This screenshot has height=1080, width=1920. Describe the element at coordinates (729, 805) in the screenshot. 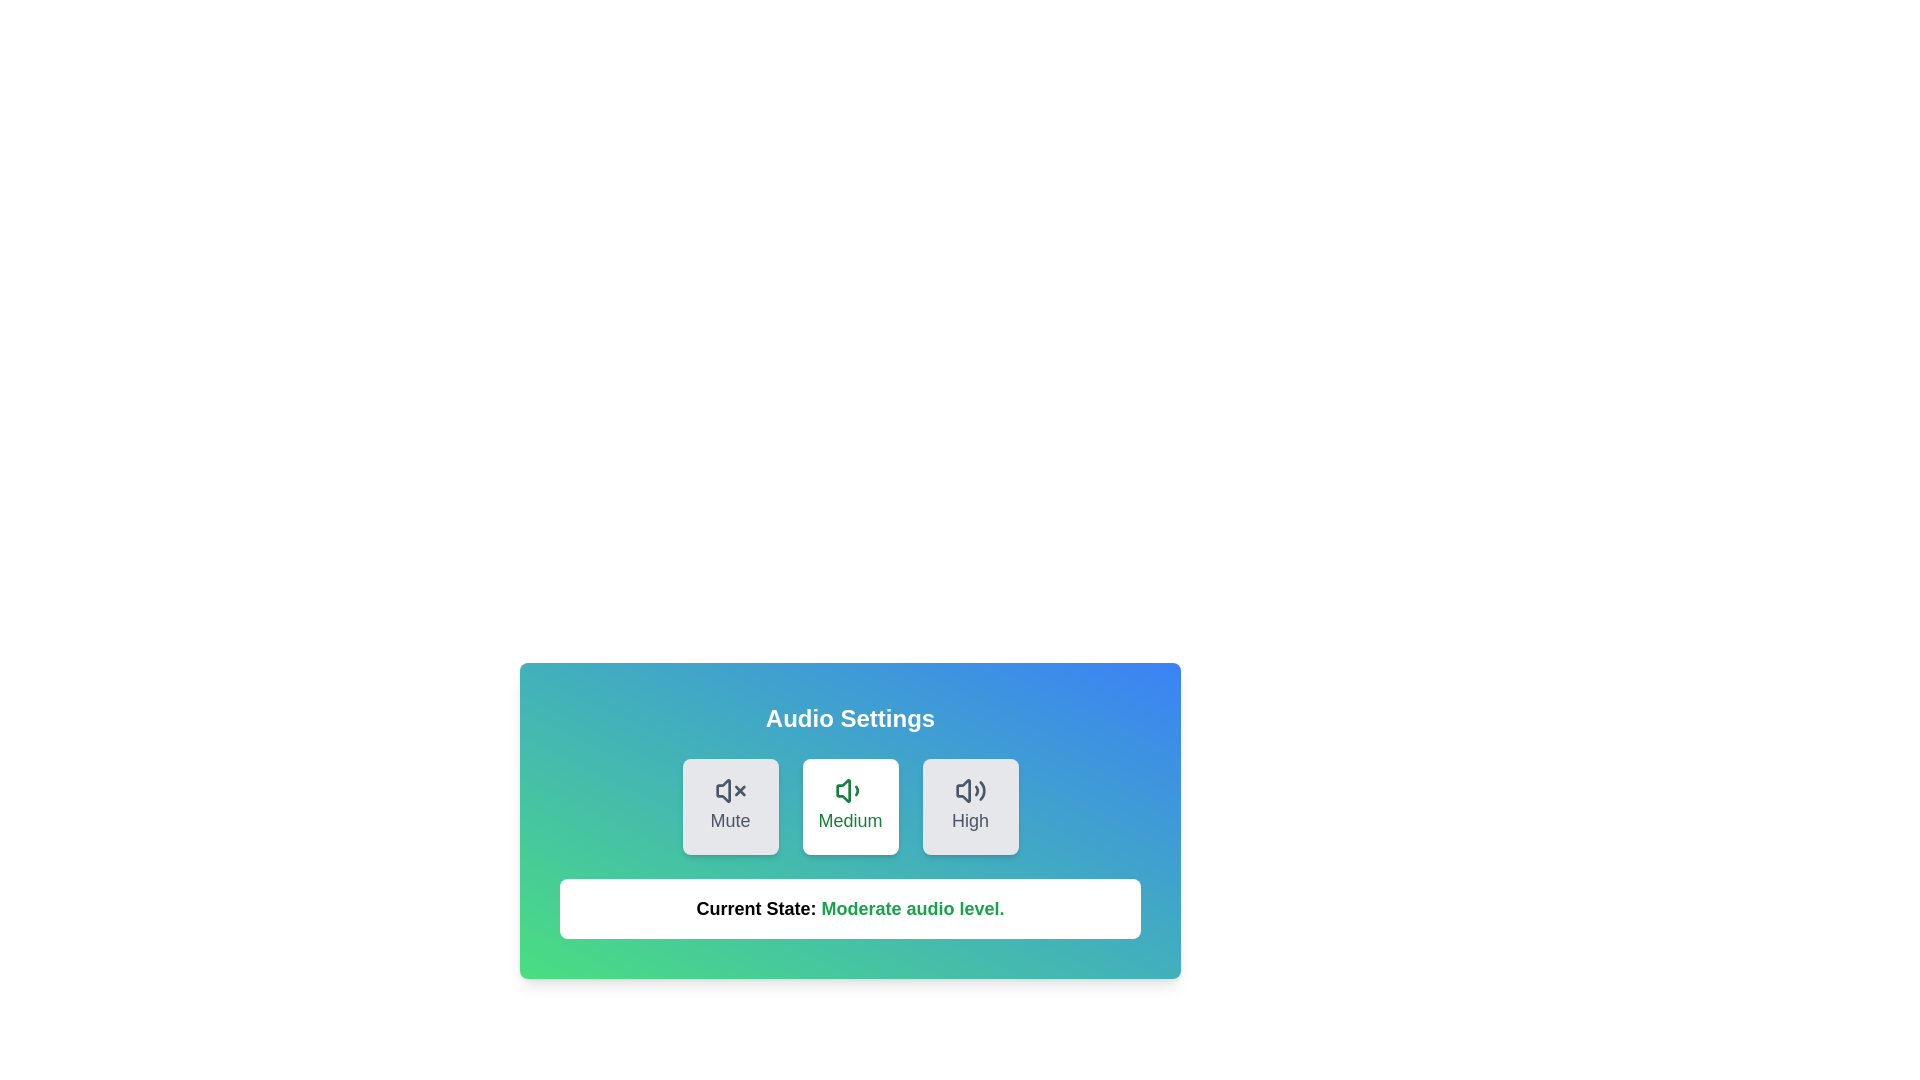

I see `the button corresponding to the desired volume level: Mute` at that location.